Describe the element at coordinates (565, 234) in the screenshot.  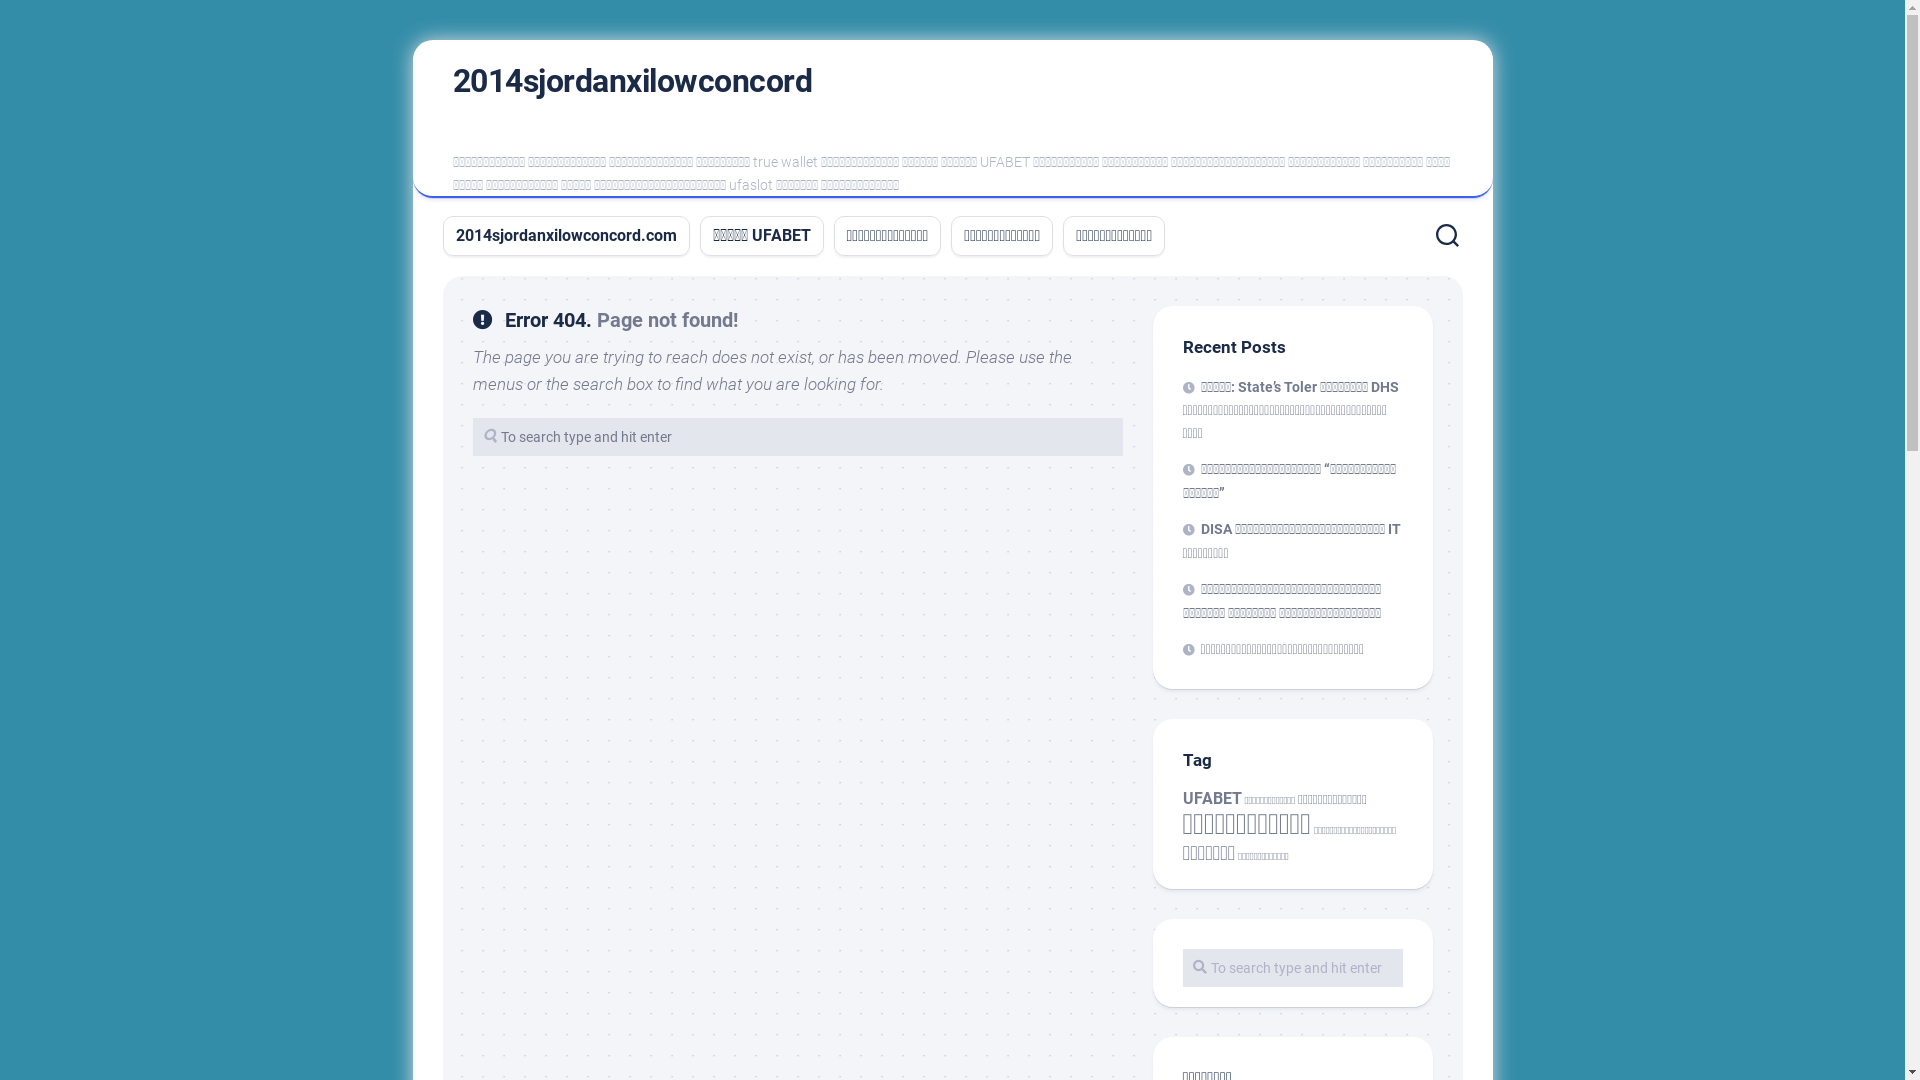
I see `'2014sjordanxilowconcord.com'` at that location.